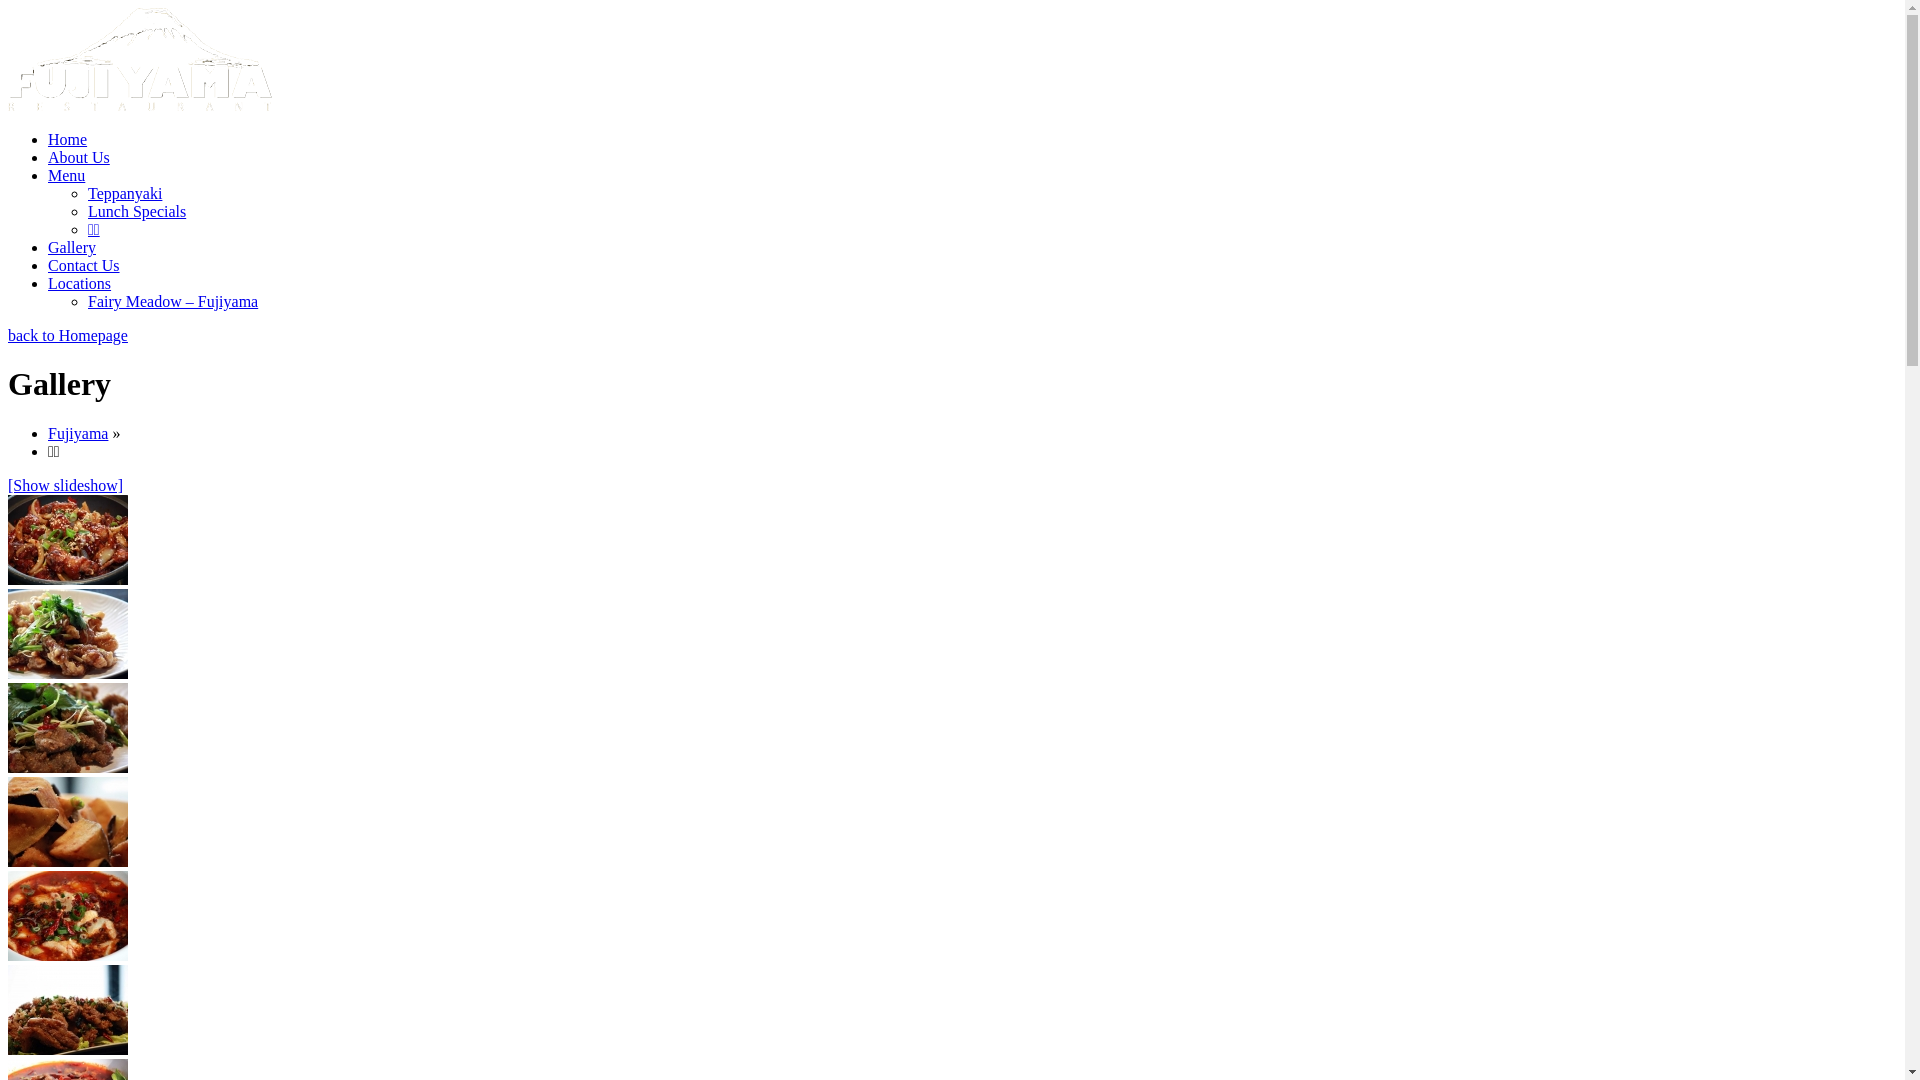 Image resolution: width=1920 pixels, height=1080 pixels. What do you see at coordinates (66, 174) in the screenshot?
I see `'Menu'` at bounding box center [66, 174].